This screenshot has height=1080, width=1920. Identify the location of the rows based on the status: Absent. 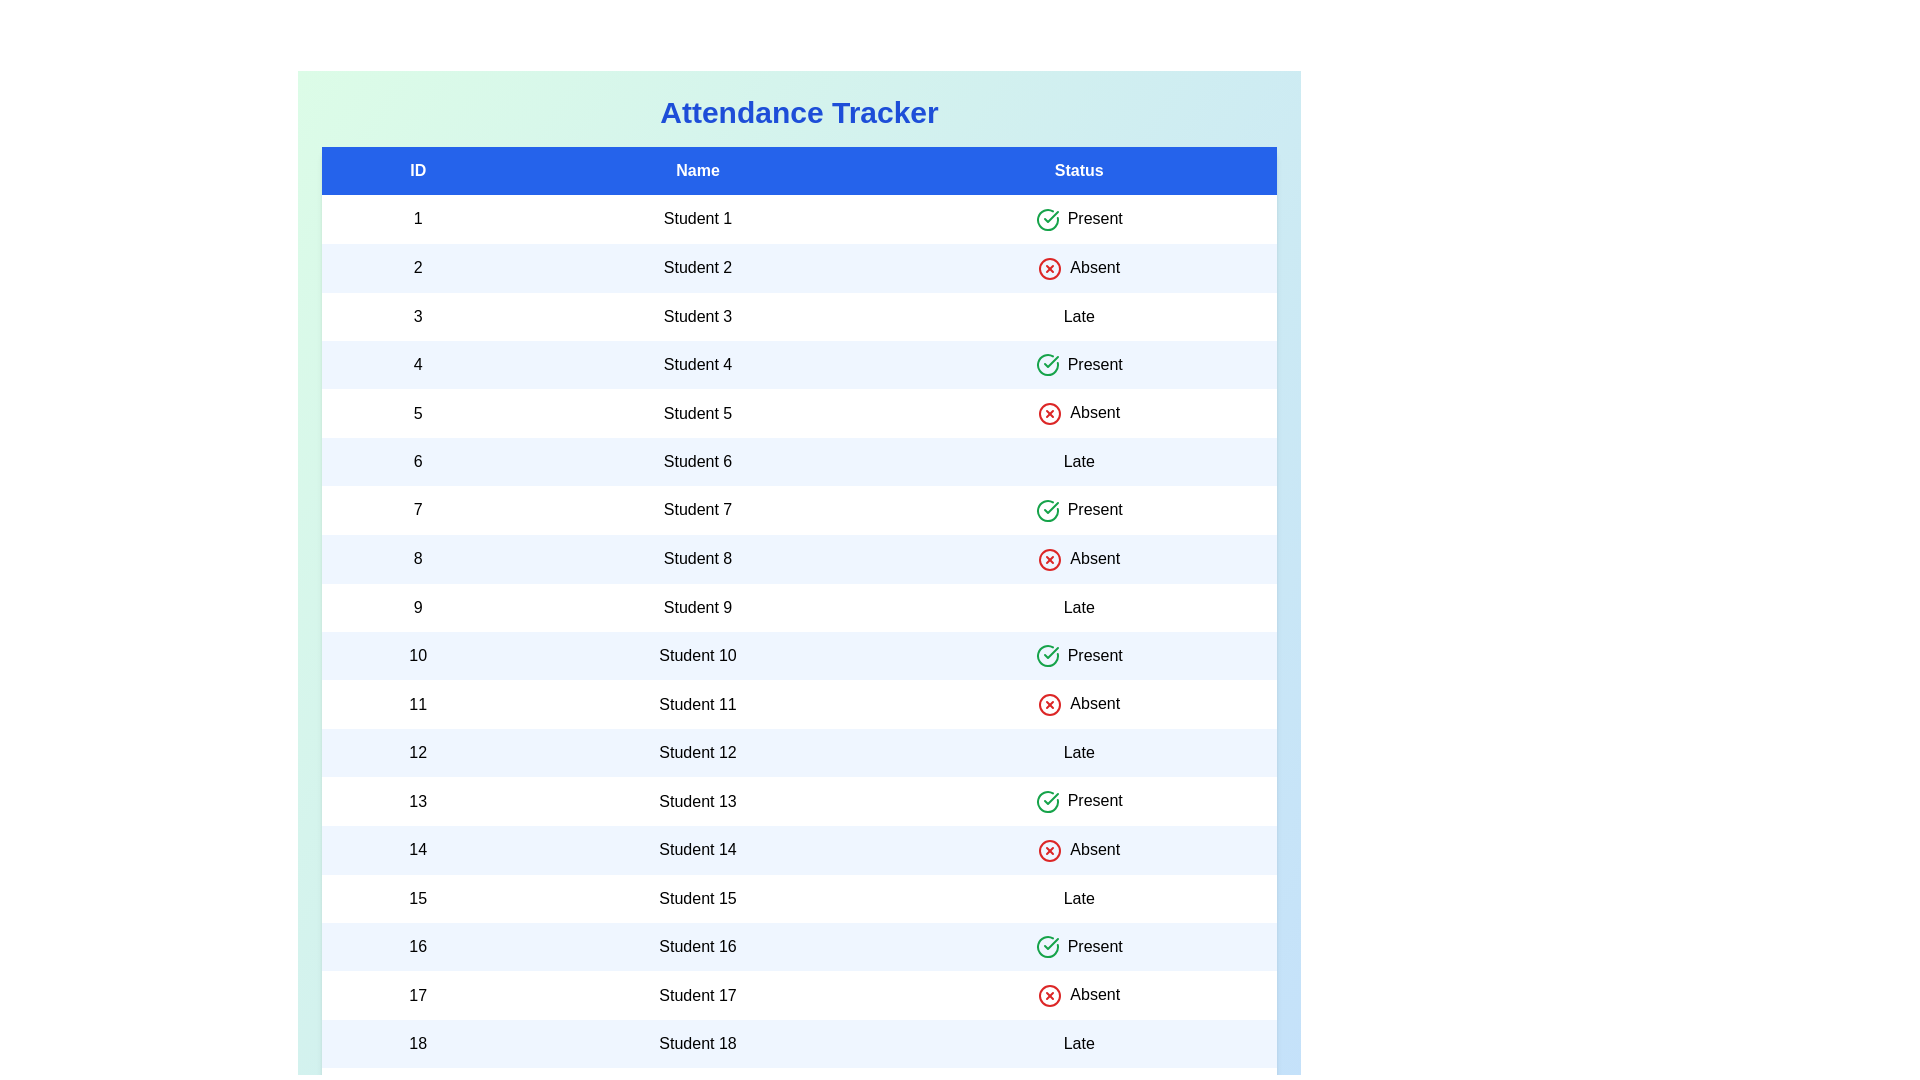
(1049, 266).